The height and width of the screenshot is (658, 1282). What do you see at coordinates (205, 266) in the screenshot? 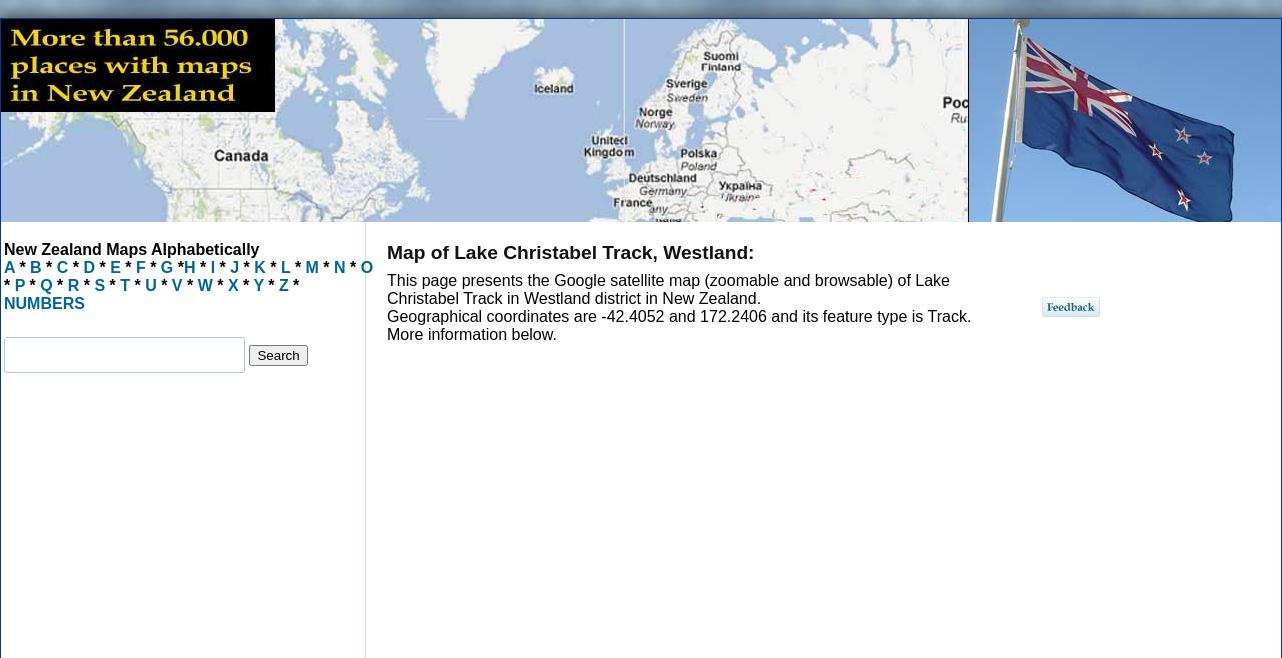
I see `'I'` at bounding box center [205, 266].